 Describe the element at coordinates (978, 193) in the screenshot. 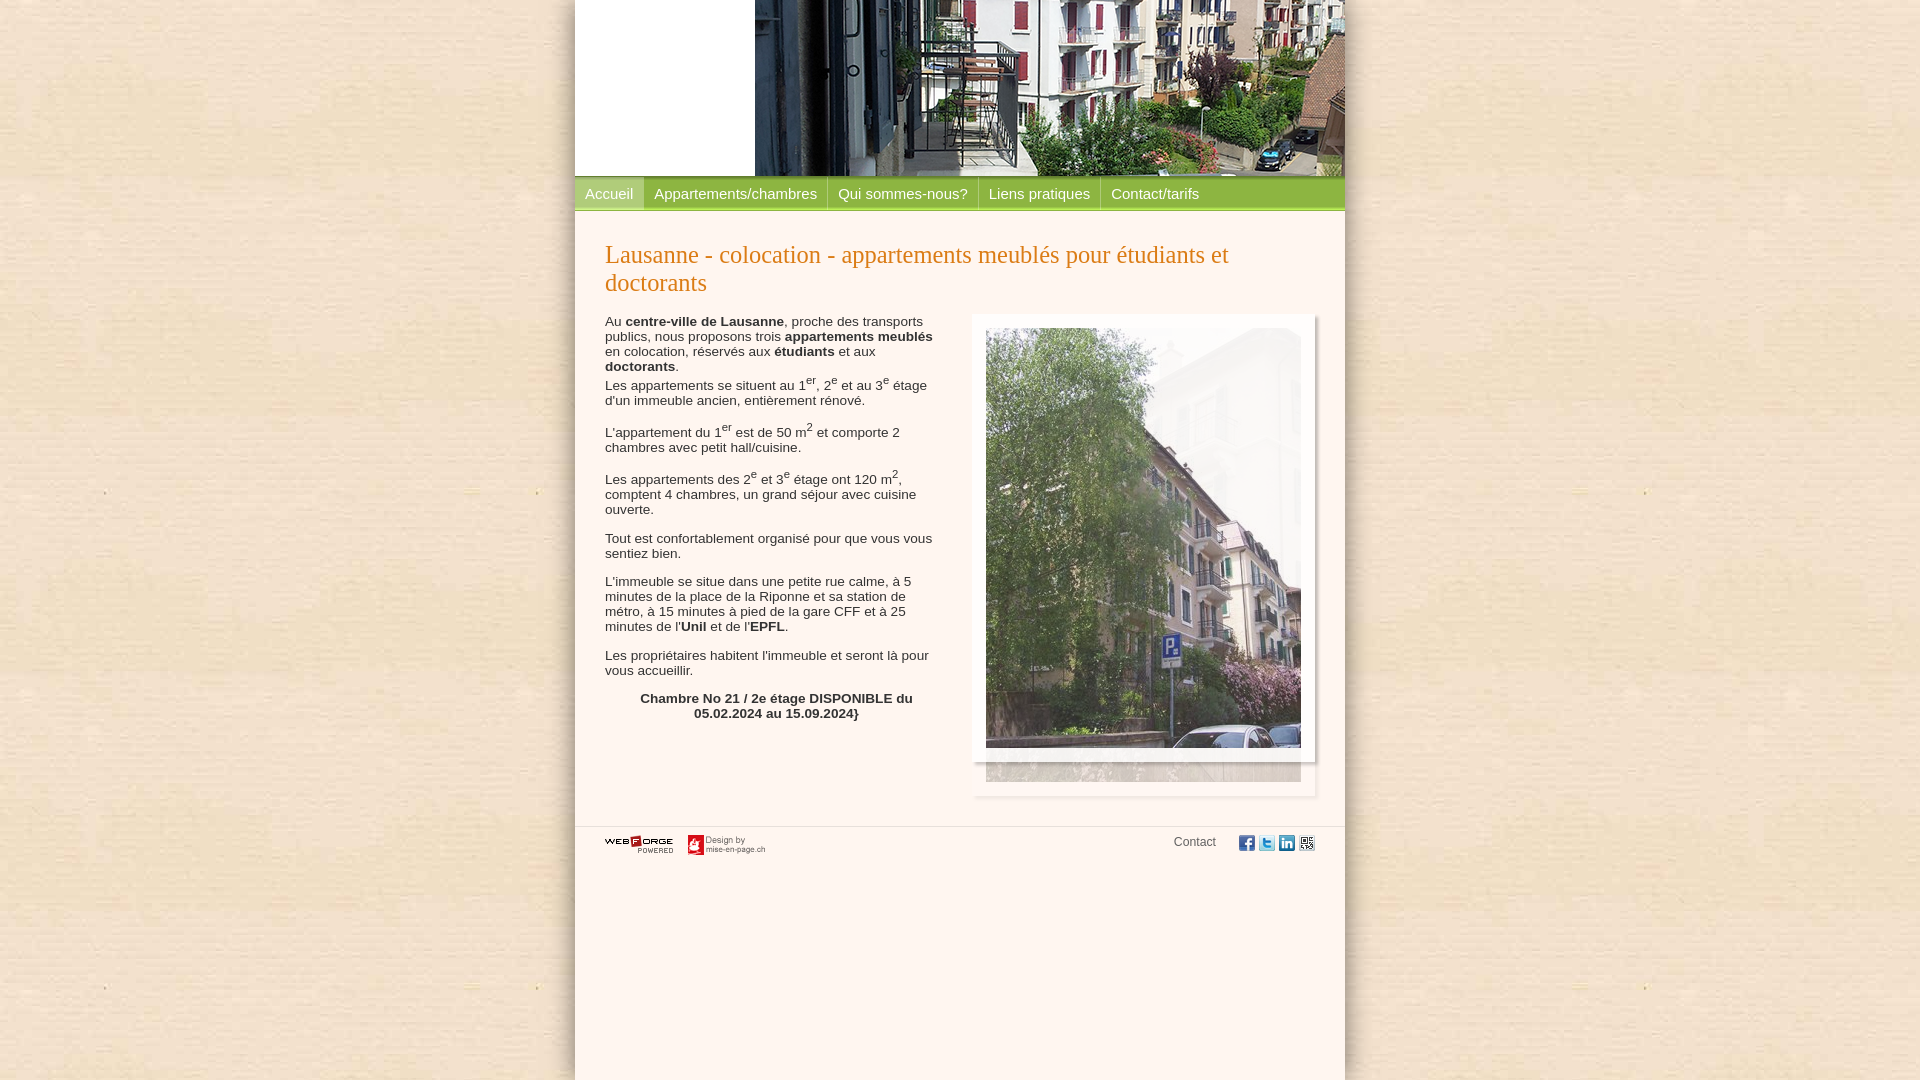

I see `'Liens pratiques'` at that location.